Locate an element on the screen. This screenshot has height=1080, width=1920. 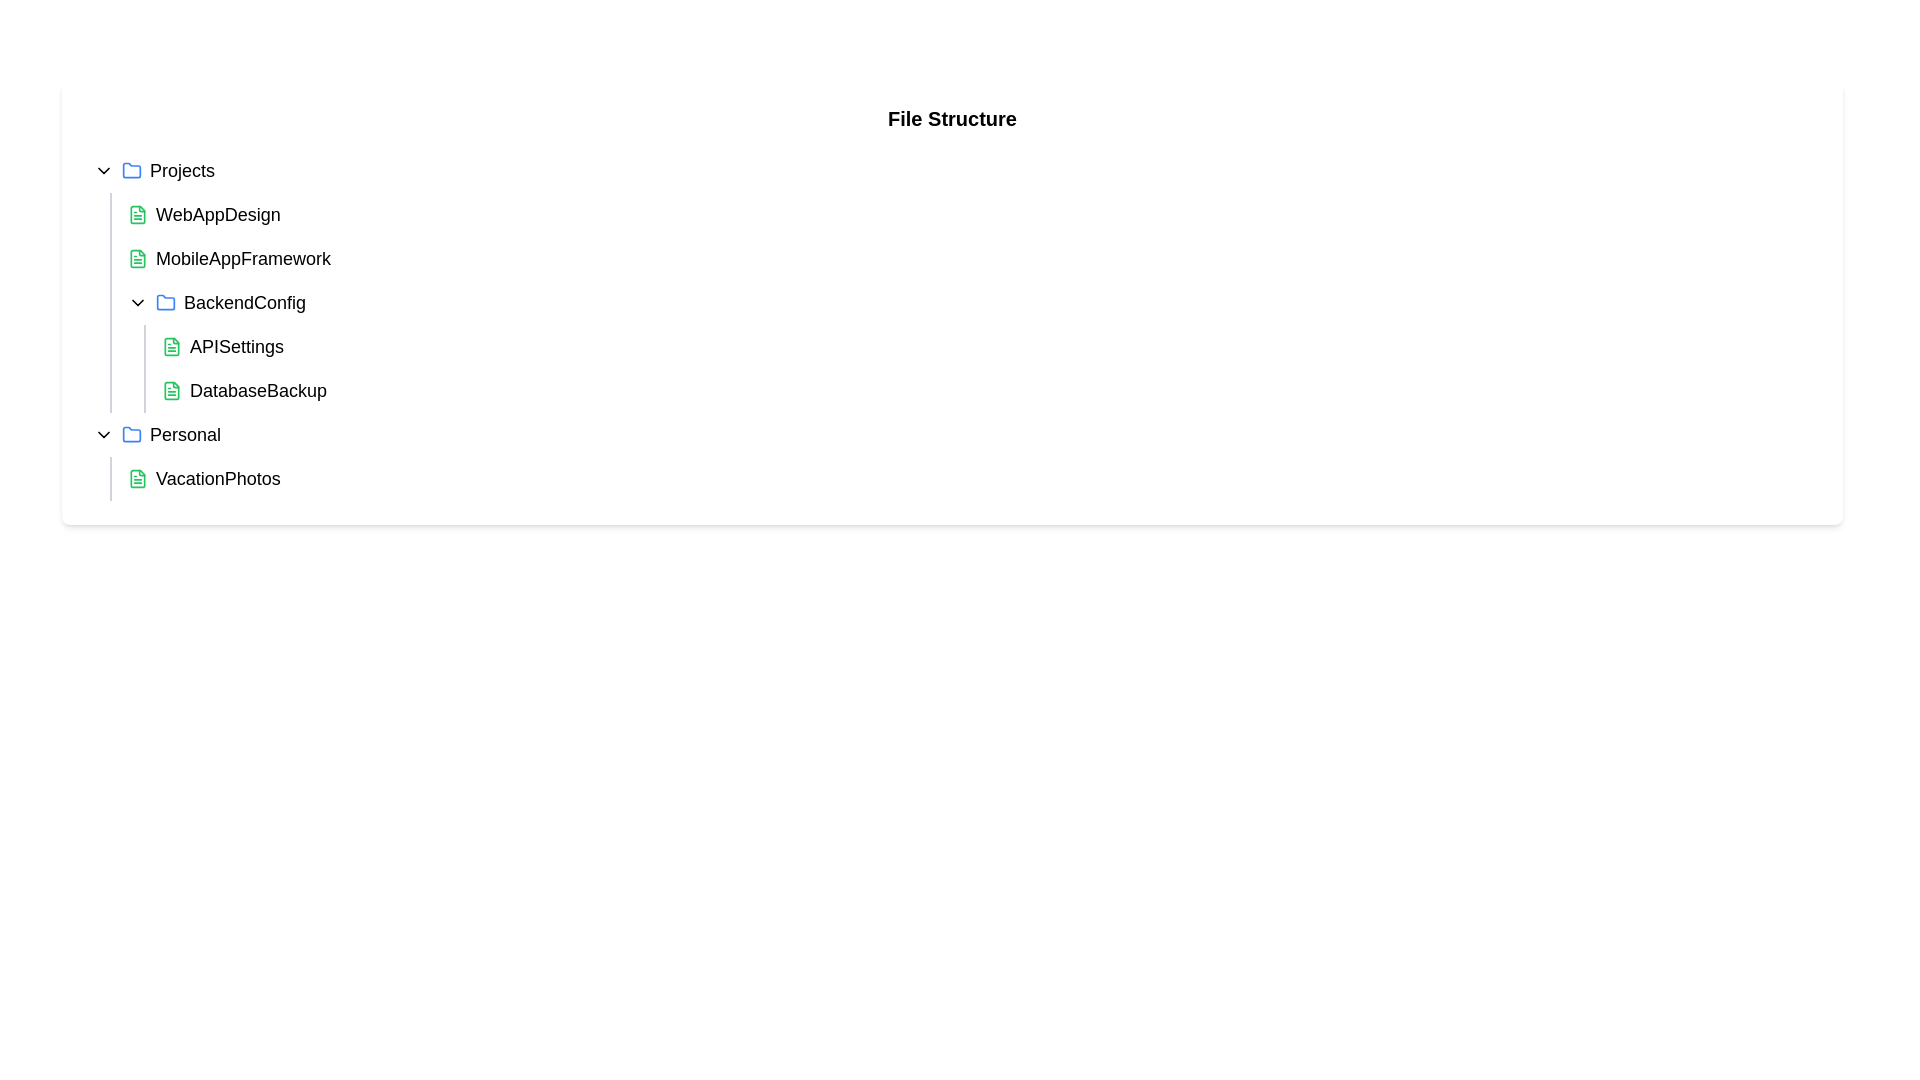
the File icon represented as a green rectangular icon with rounded corners, located before the 'APISettings' text under the 'BackendConfig' folder in the 'Projects' category is located at coordinates (172, 346).